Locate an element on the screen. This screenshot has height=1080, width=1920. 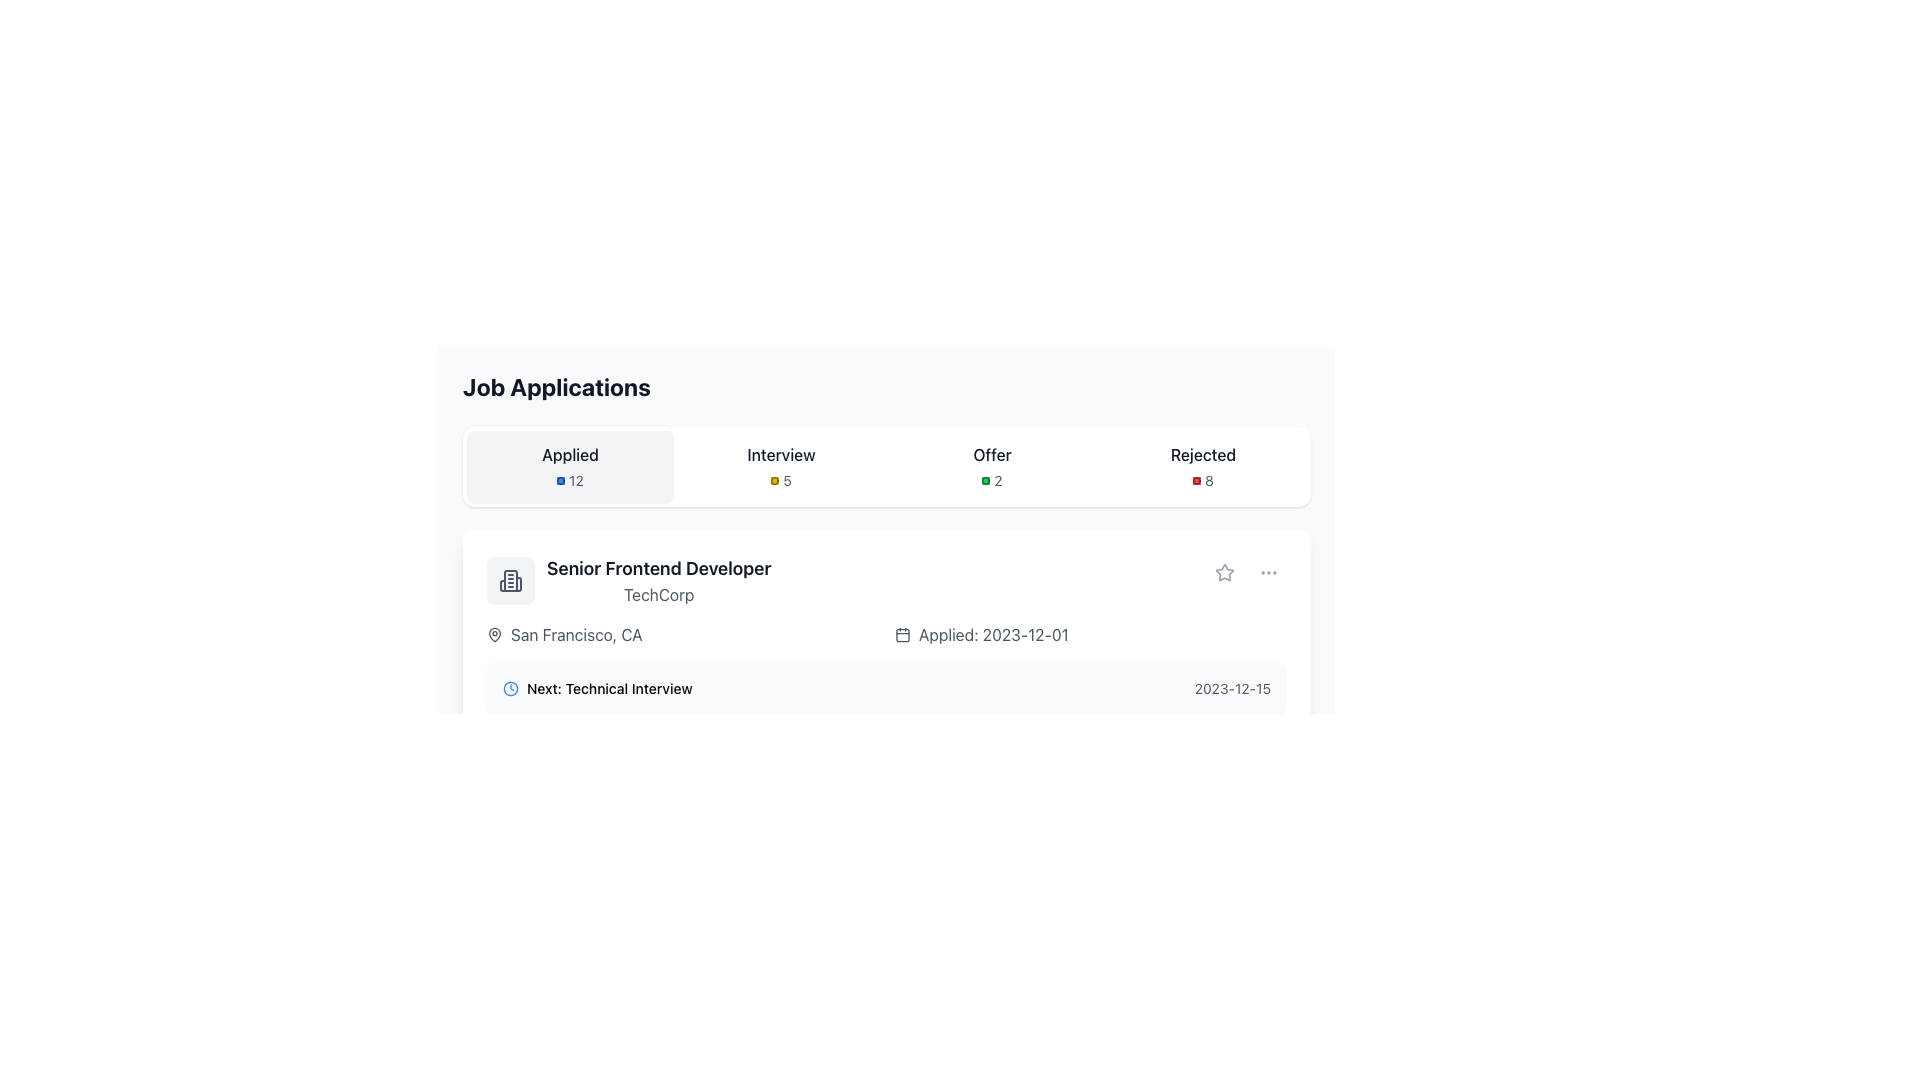
the interactive controls within the job application details card, which is the first card in the list displaying job title, company name, location, application date, and next steps is located at coordinates (886, 663).